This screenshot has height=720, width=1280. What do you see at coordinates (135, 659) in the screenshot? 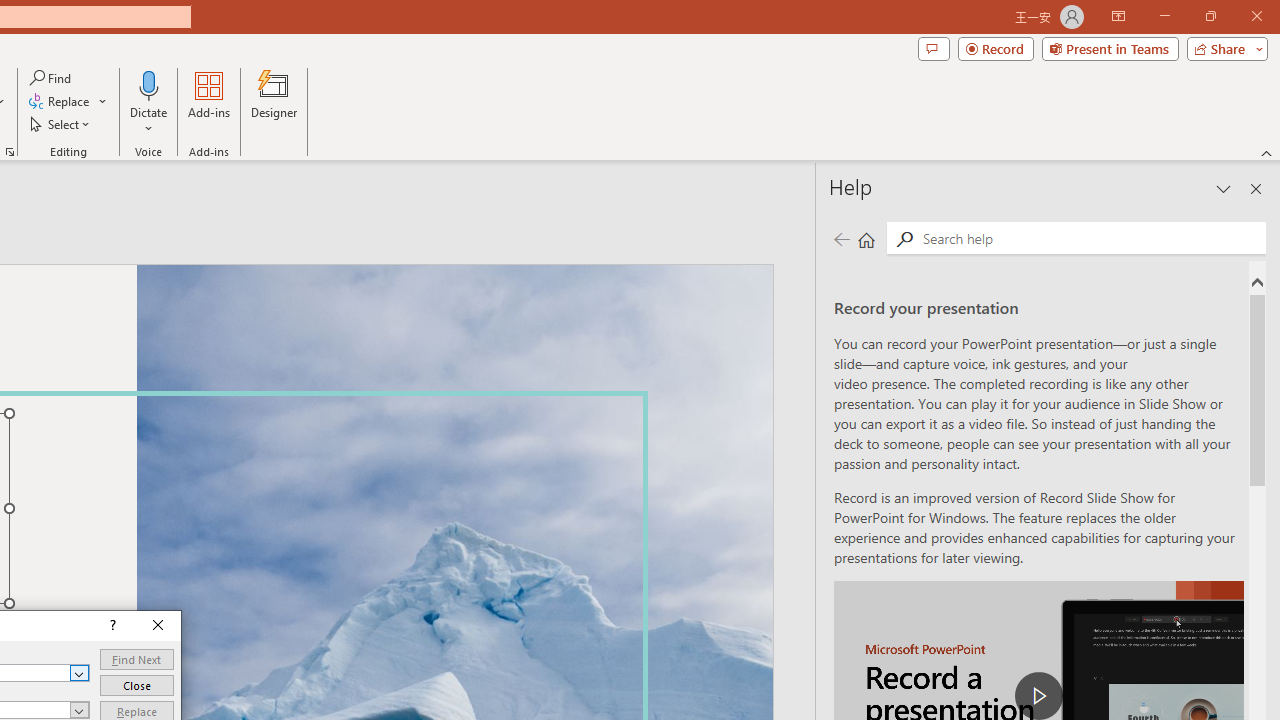
I see `'Find Next'` at bounding box center [135, 659].